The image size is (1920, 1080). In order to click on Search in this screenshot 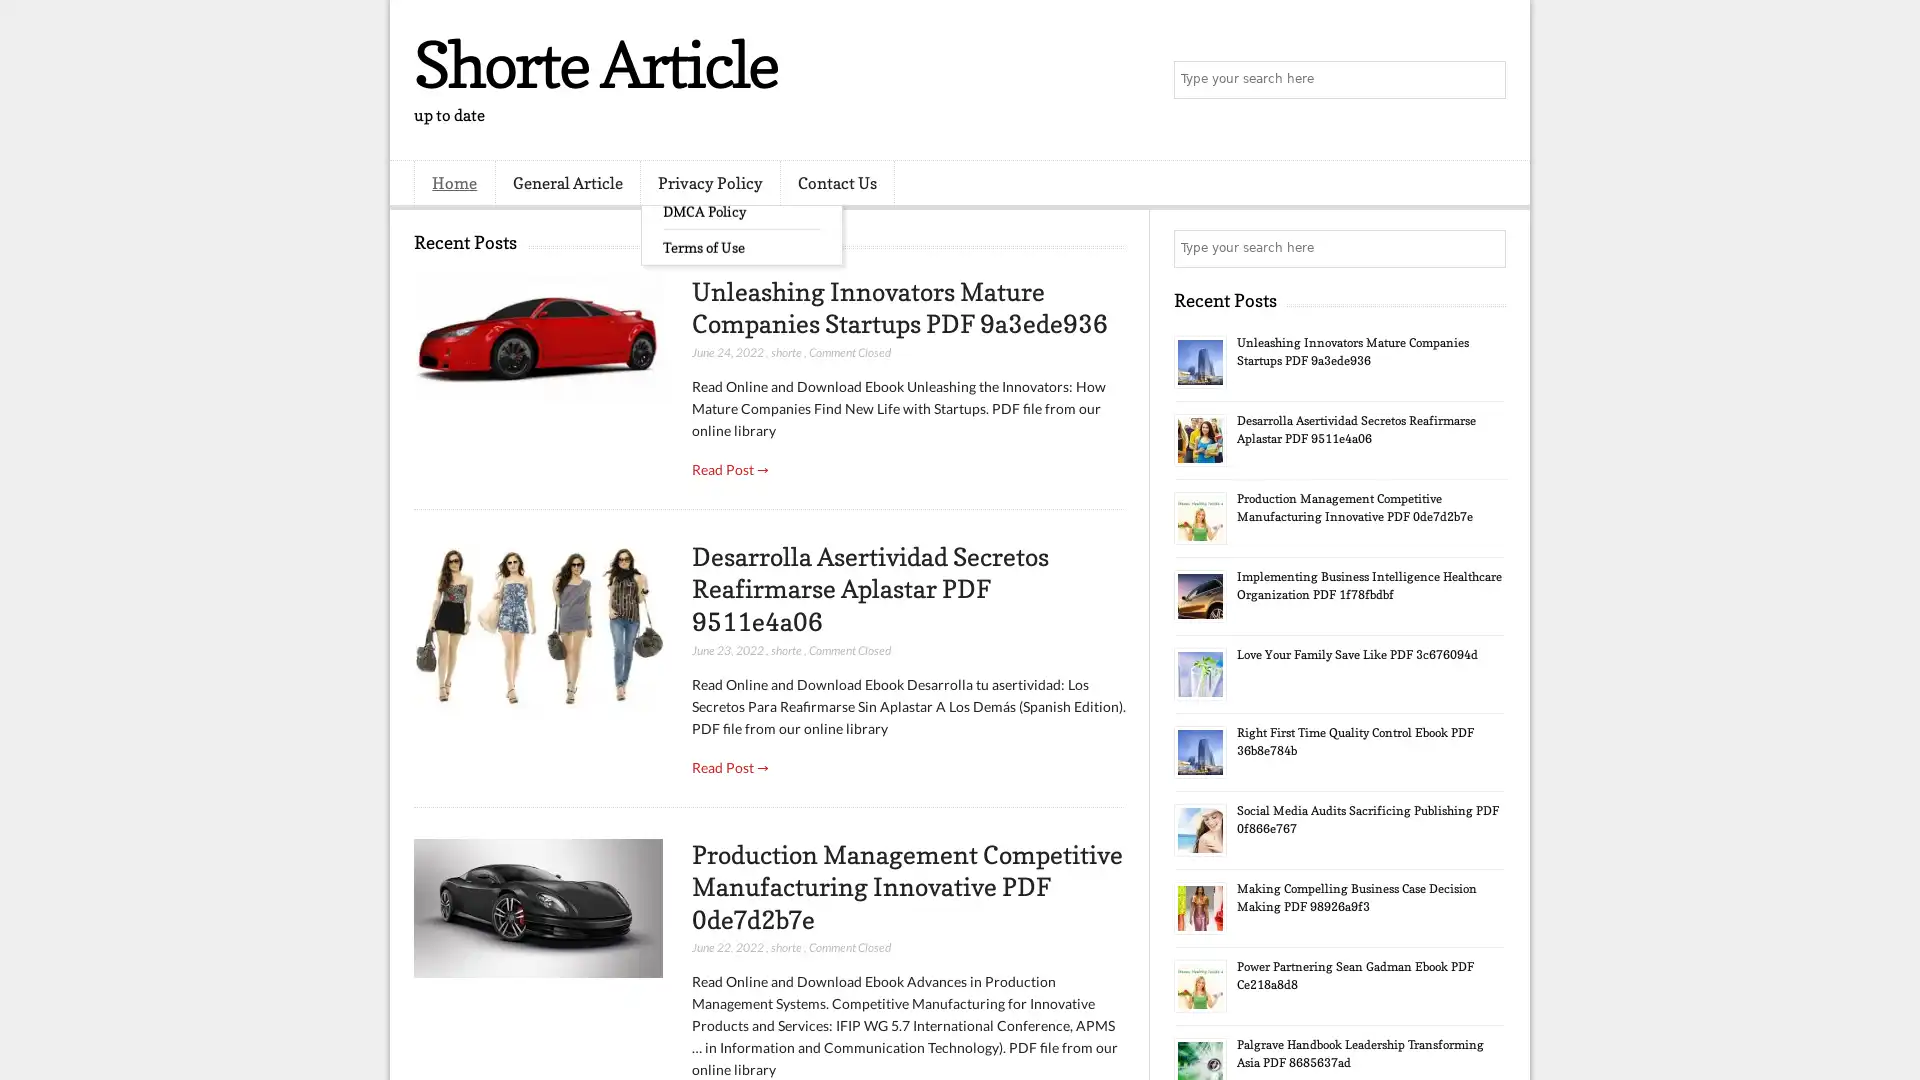, I will do `click(1485, 80)`.